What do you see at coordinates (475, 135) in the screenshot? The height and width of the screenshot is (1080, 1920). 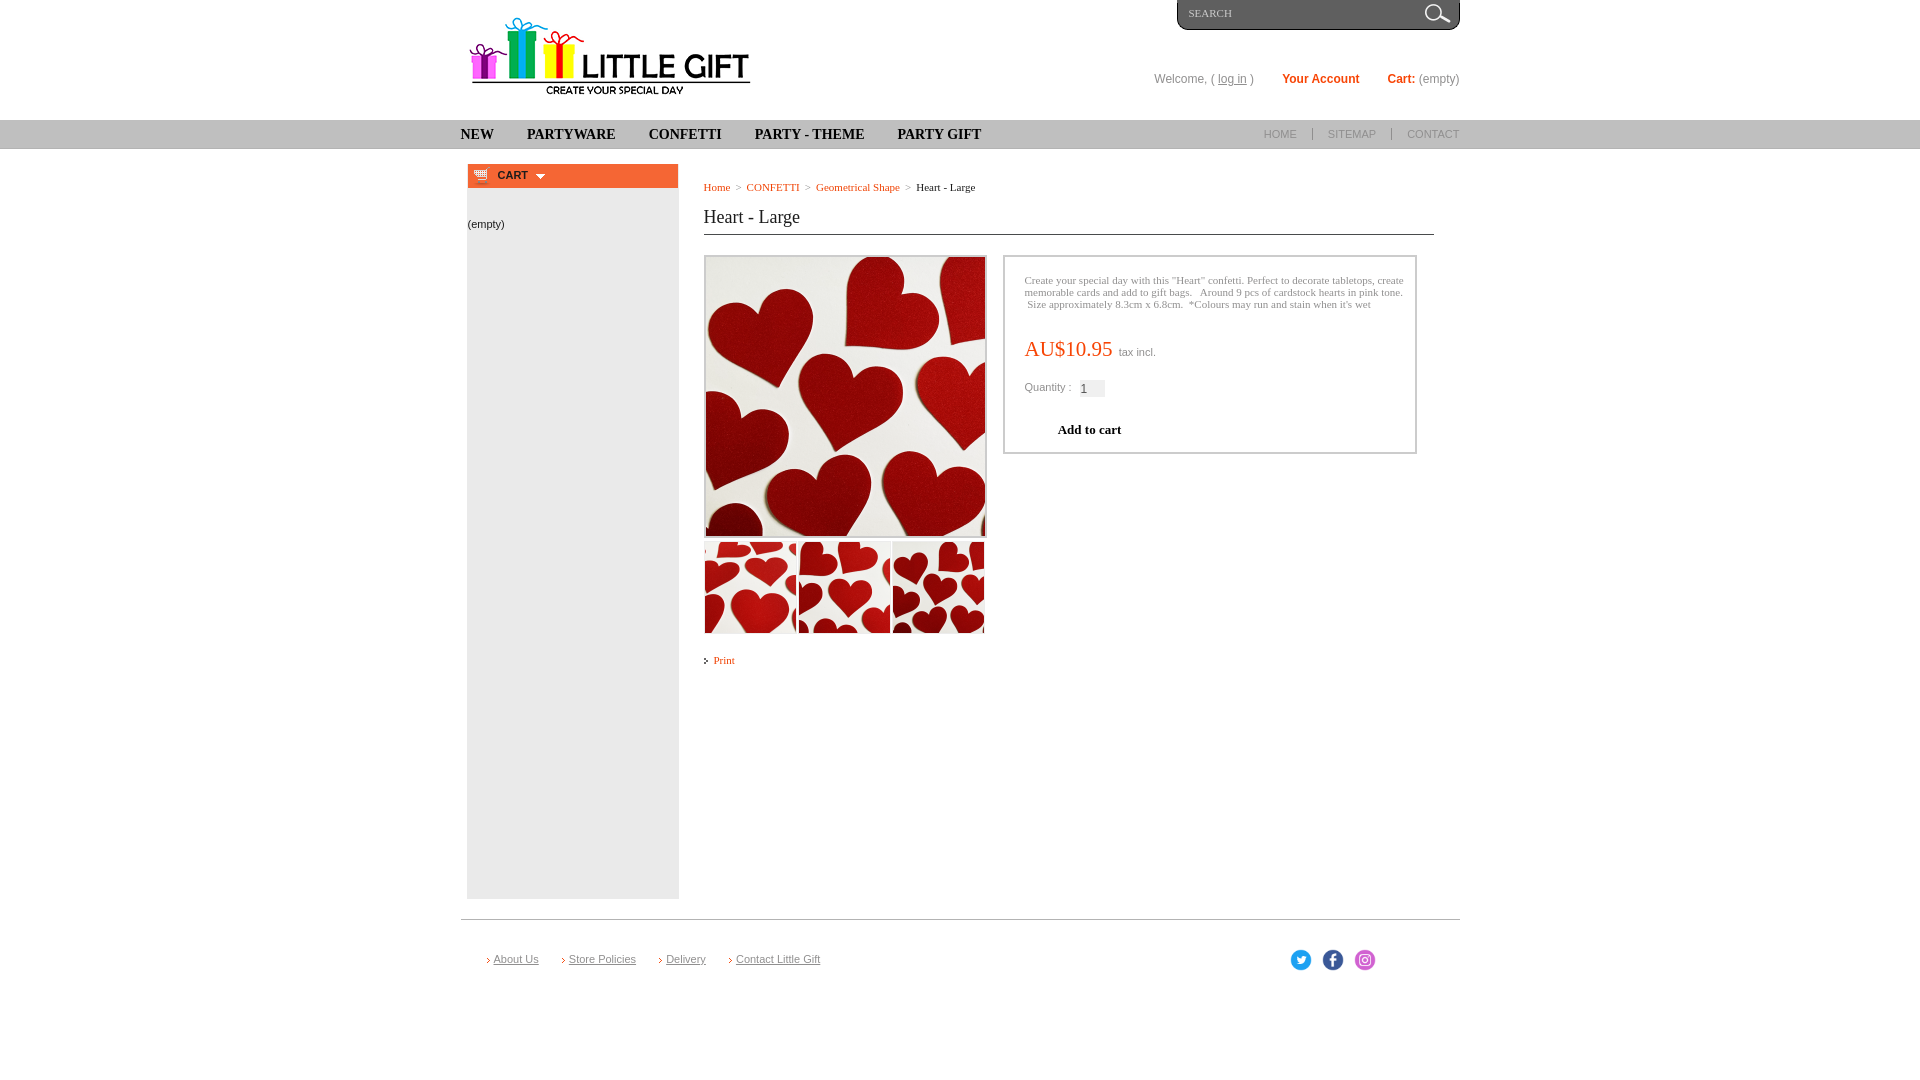 I see `'NEW'` at bounding box center [475, 135].